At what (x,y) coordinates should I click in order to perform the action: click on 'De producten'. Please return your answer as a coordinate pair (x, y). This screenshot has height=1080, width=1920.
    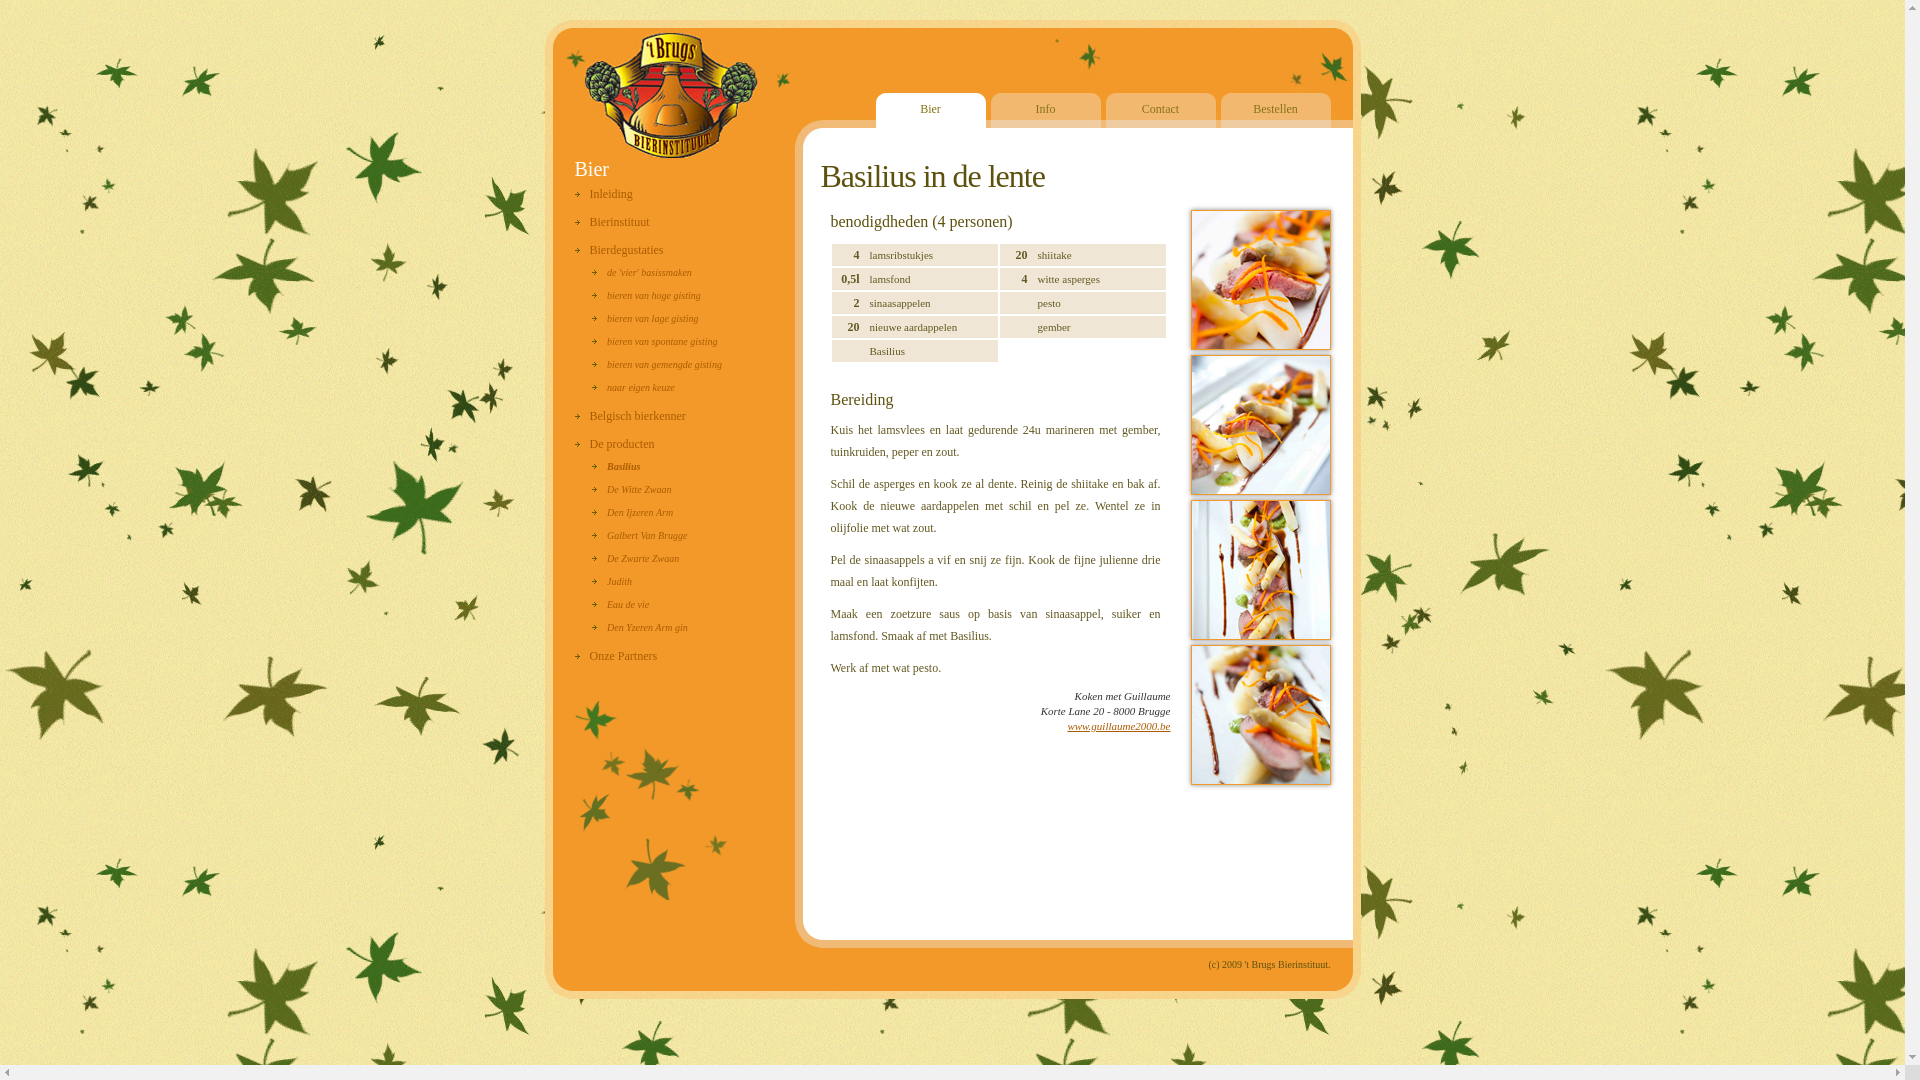
    Looking at the image, I should click on (613, 442).